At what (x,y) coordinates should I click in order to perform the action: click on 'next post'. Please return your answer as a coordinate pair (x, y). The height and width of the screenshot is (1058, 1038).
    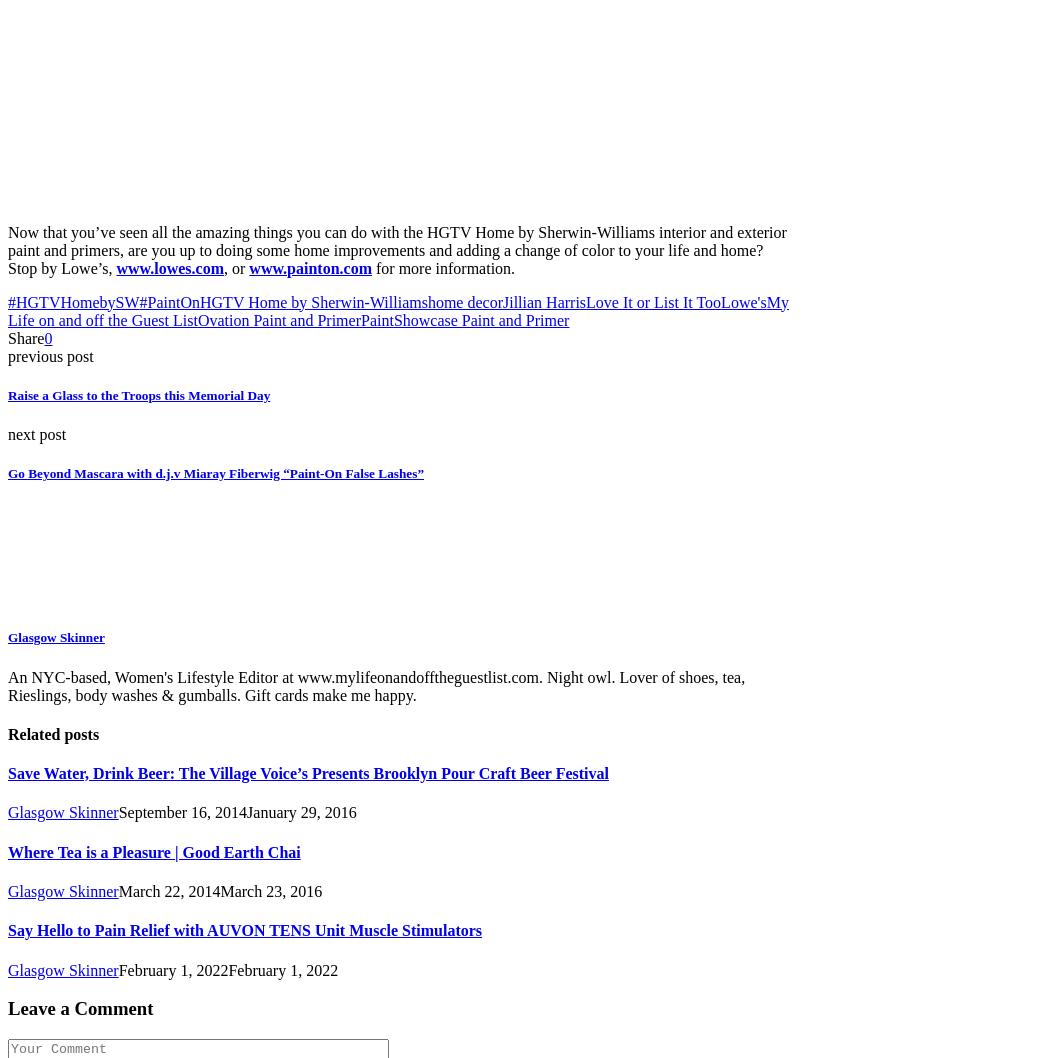
    Looking at the image, I should click on (35, 433).